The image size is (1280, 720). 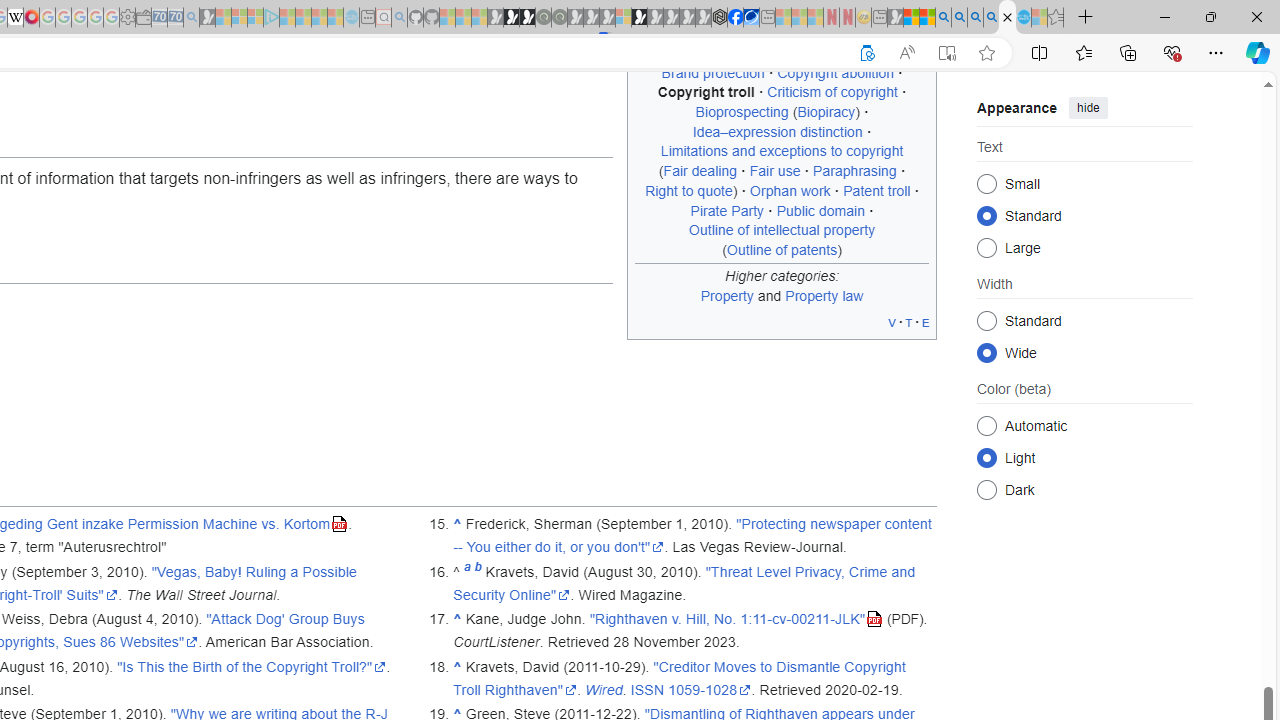 I want to click on 'Services - Maintenance | Sky Blue Bikes - Sky Blue Bikes', so click(x=1023, y=17).